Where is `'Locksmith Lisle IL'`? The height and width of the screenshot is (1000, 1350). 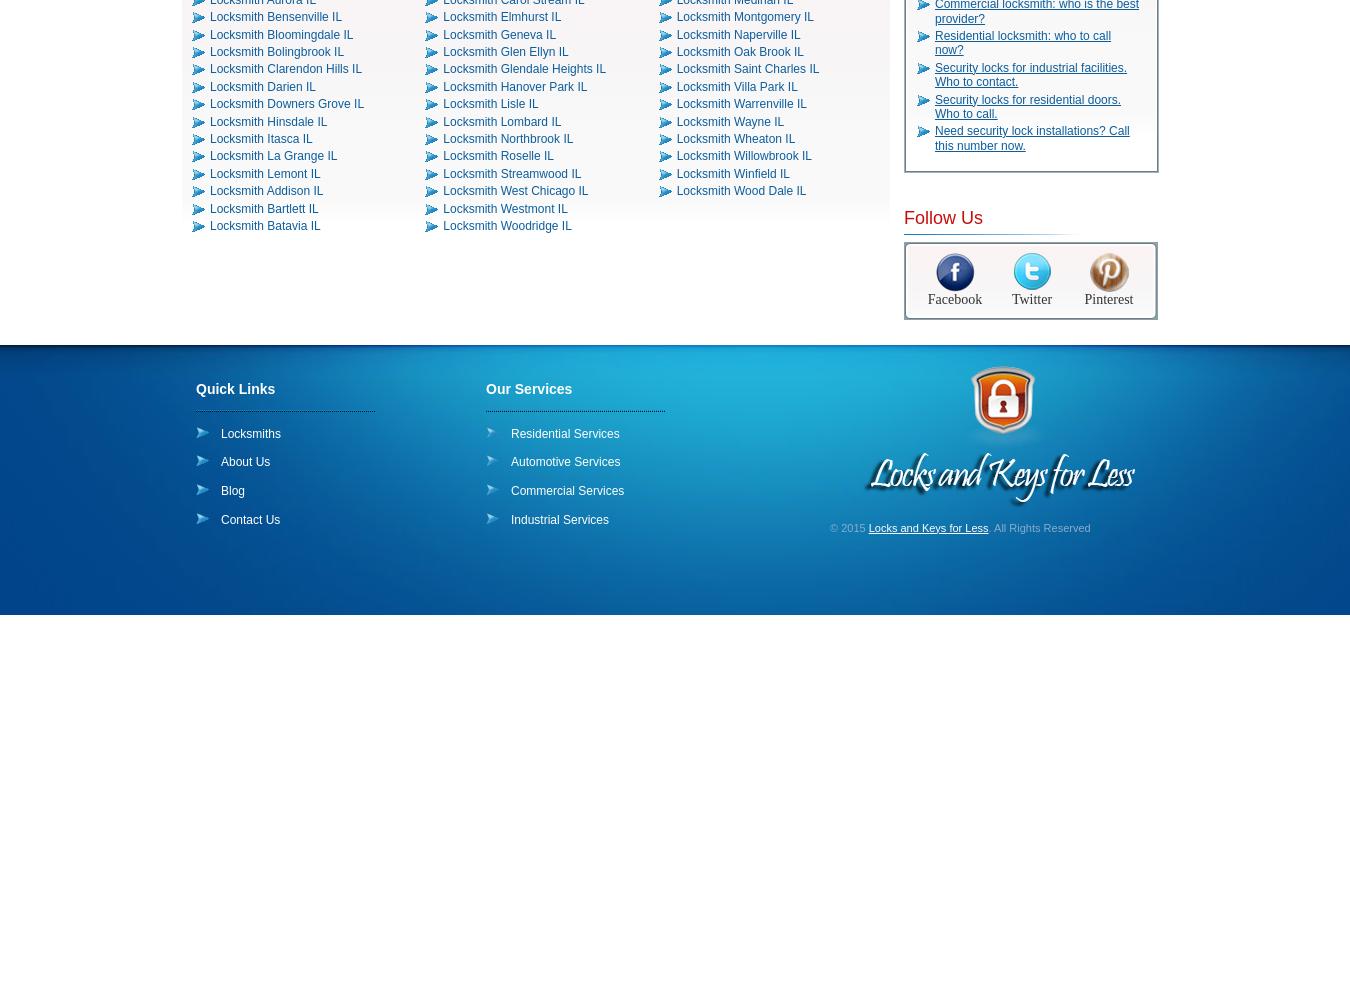 'Locksmith Lisle IL' is located at coordinates (489, 103).